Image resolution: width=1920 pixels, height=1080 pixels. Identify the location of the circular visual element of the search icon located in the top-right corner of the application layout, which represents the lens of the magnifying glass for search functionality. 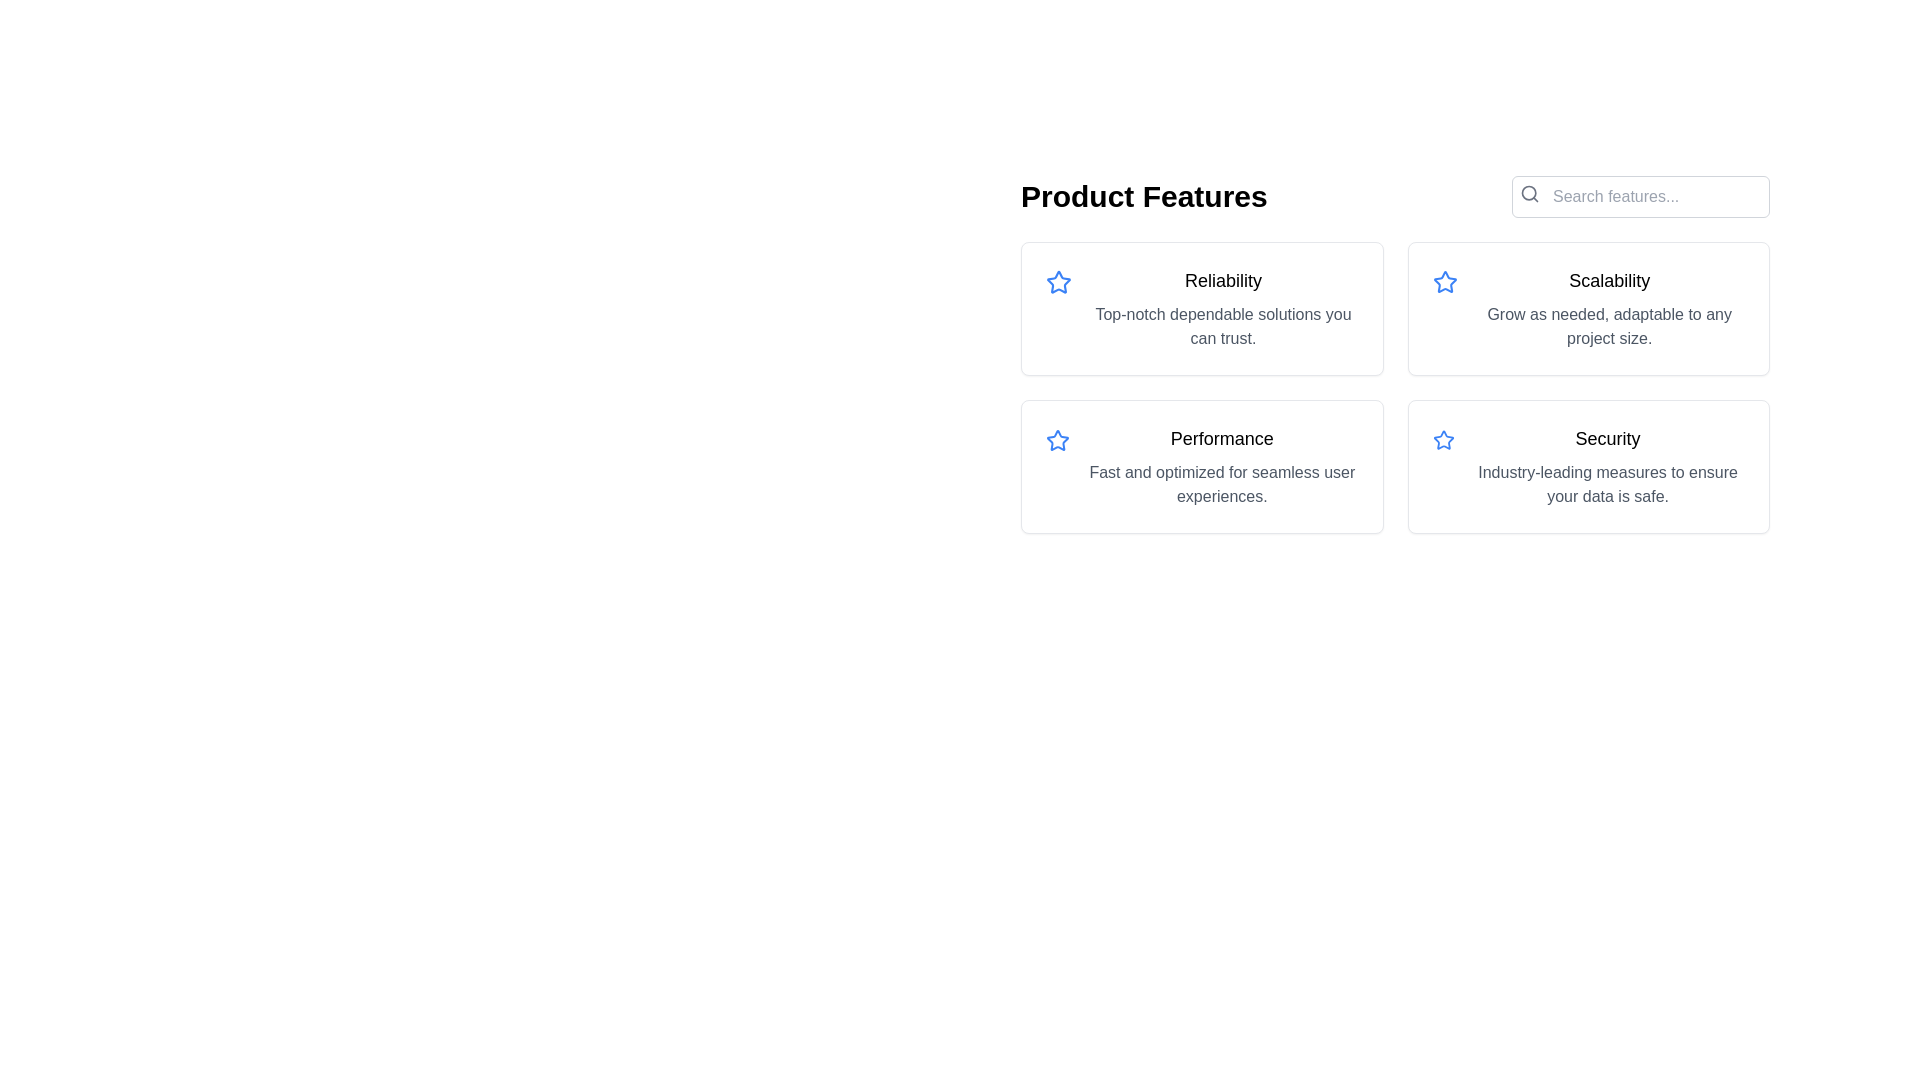
(1528, 193).